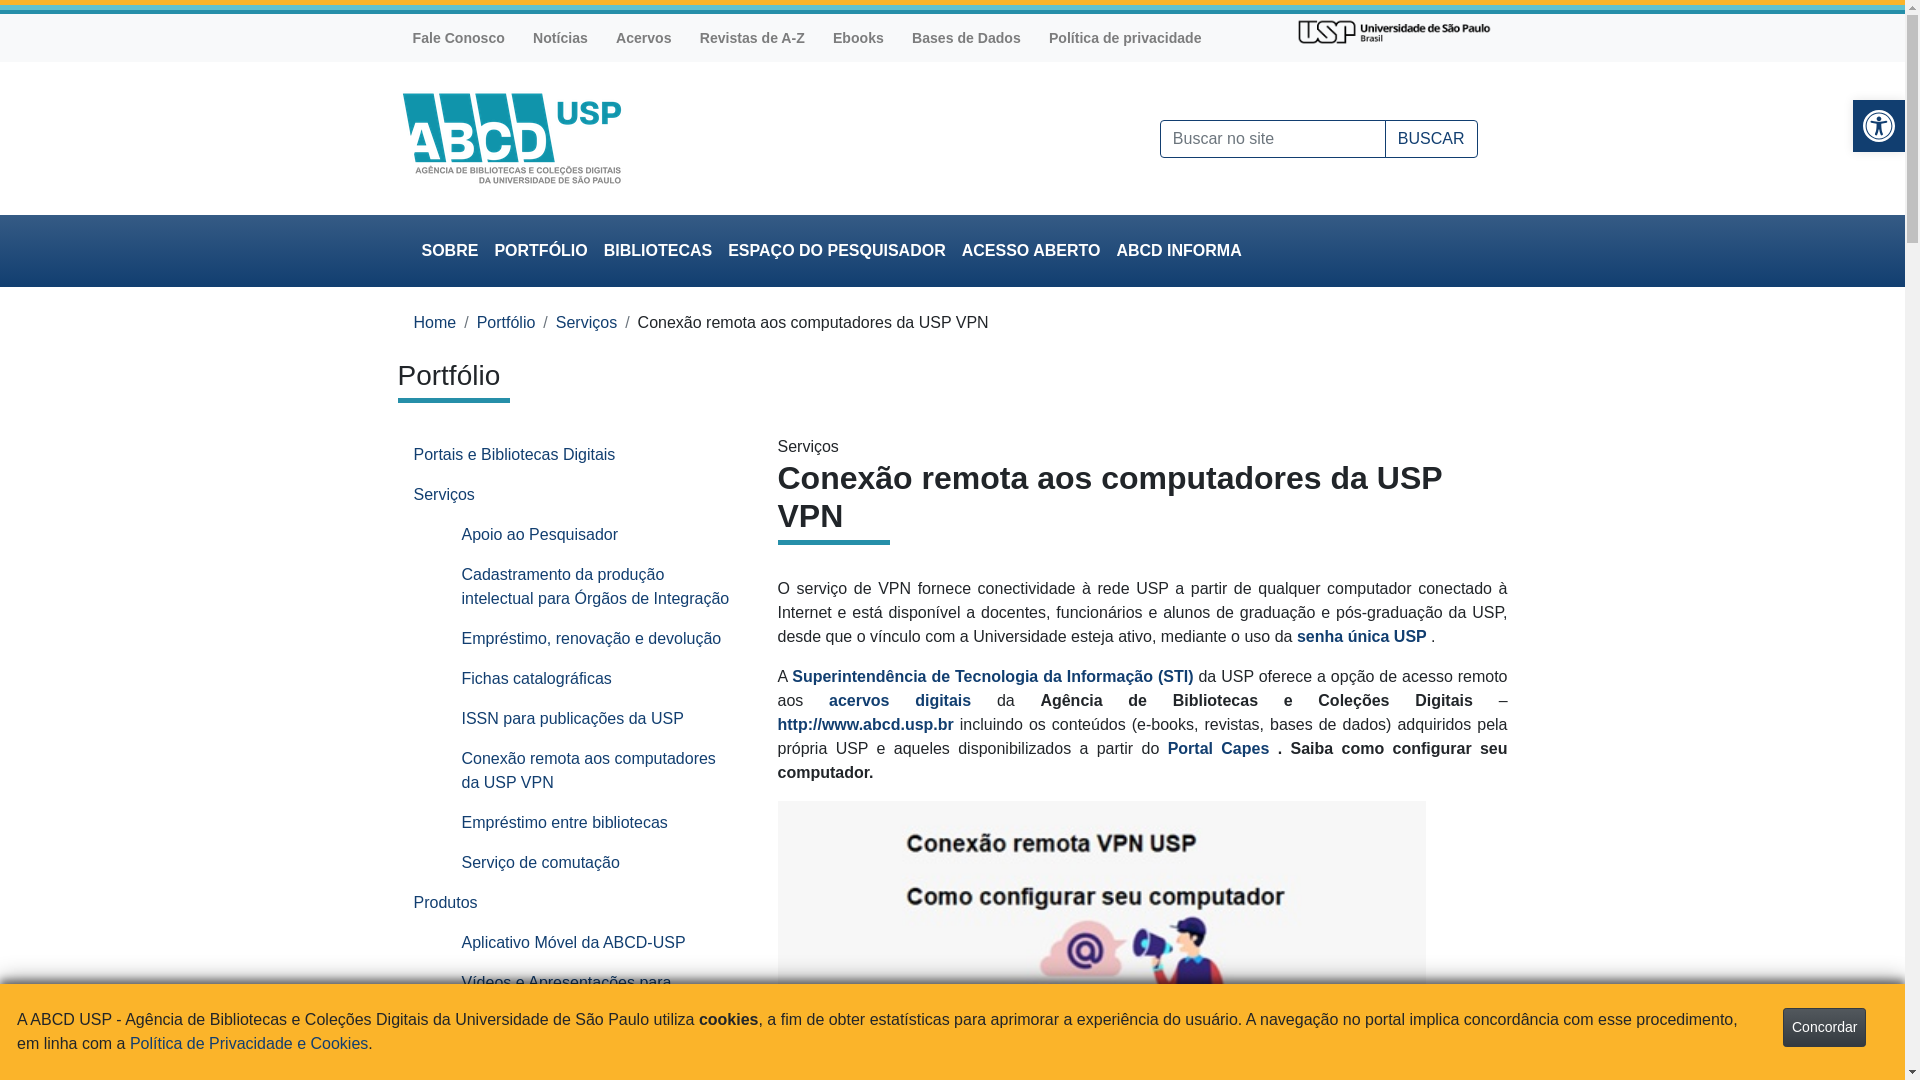 The image size is (1920, 1080). Describe the element at coordinates (595, 534) in the screenshot. I see `'Apoio ao Pesquisador'` at that location.